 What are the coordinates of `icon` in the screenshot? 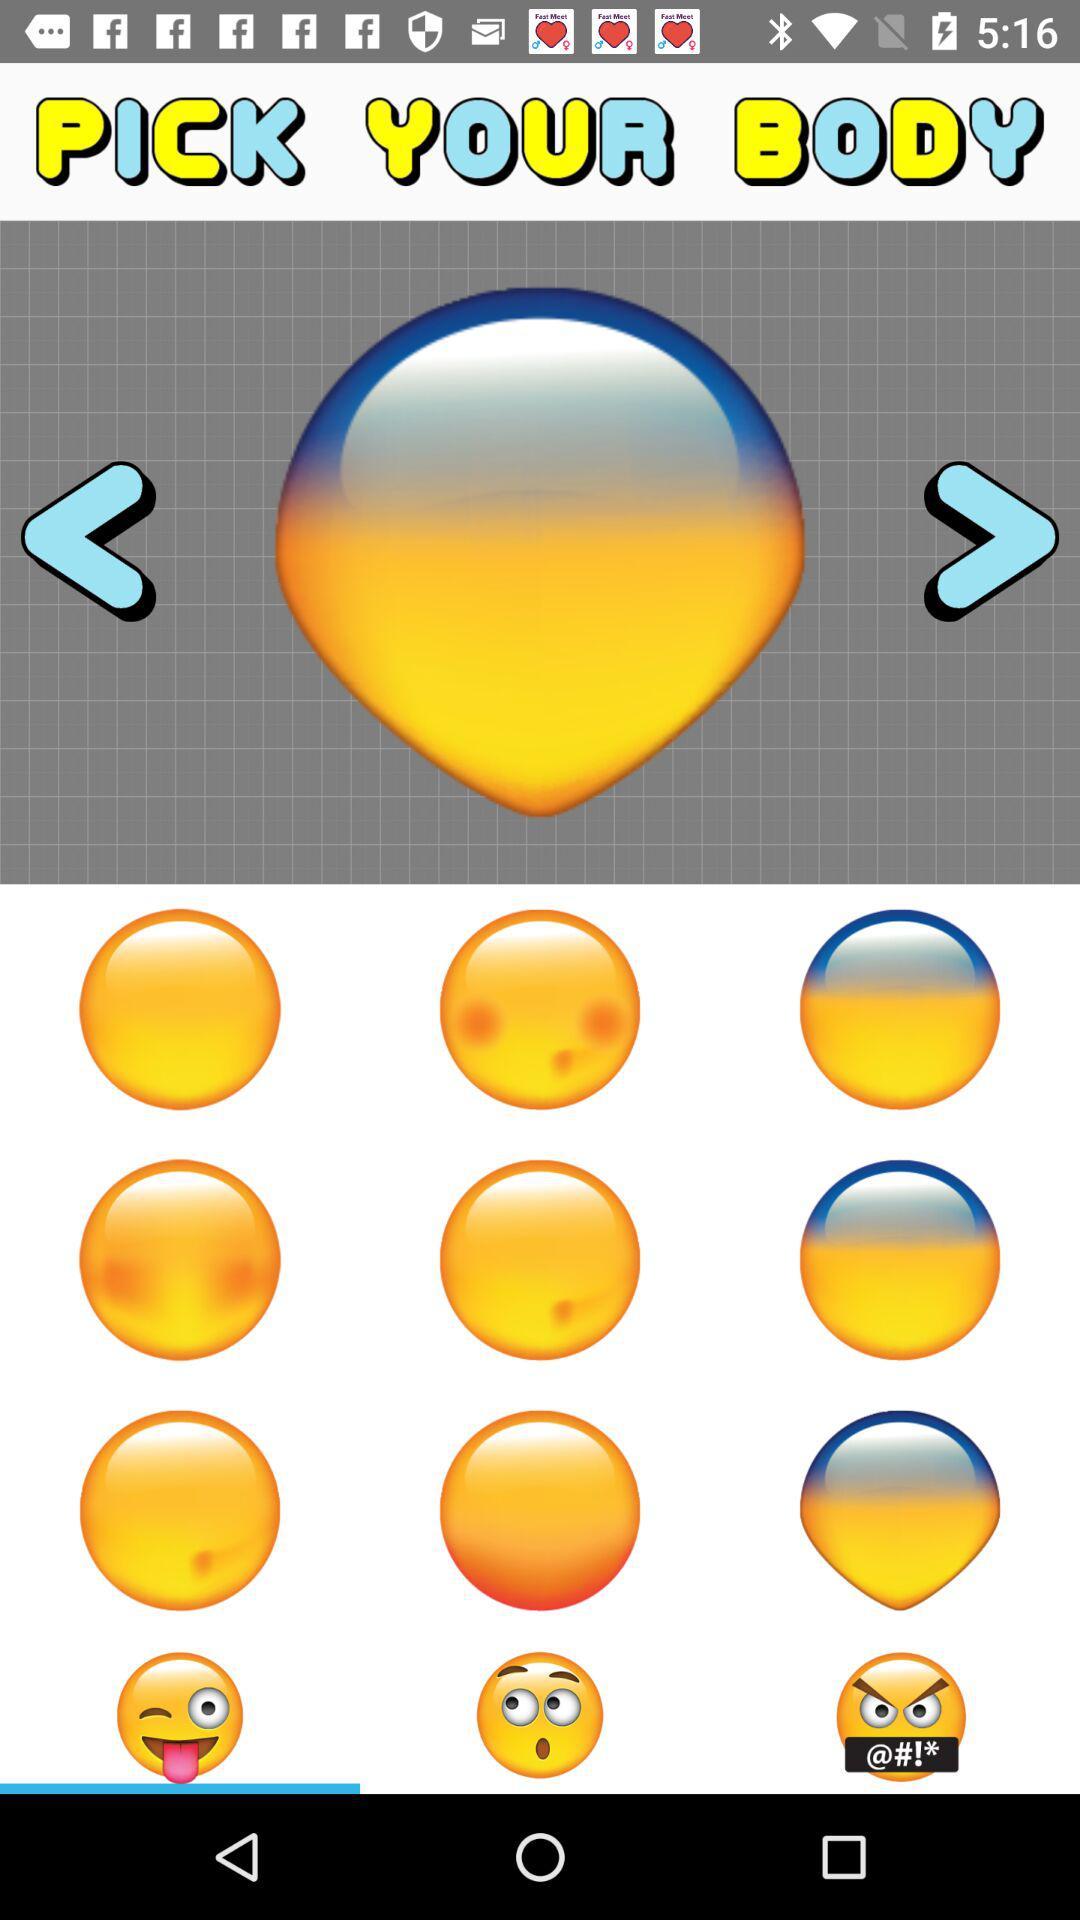 It's located at (540, 1258).